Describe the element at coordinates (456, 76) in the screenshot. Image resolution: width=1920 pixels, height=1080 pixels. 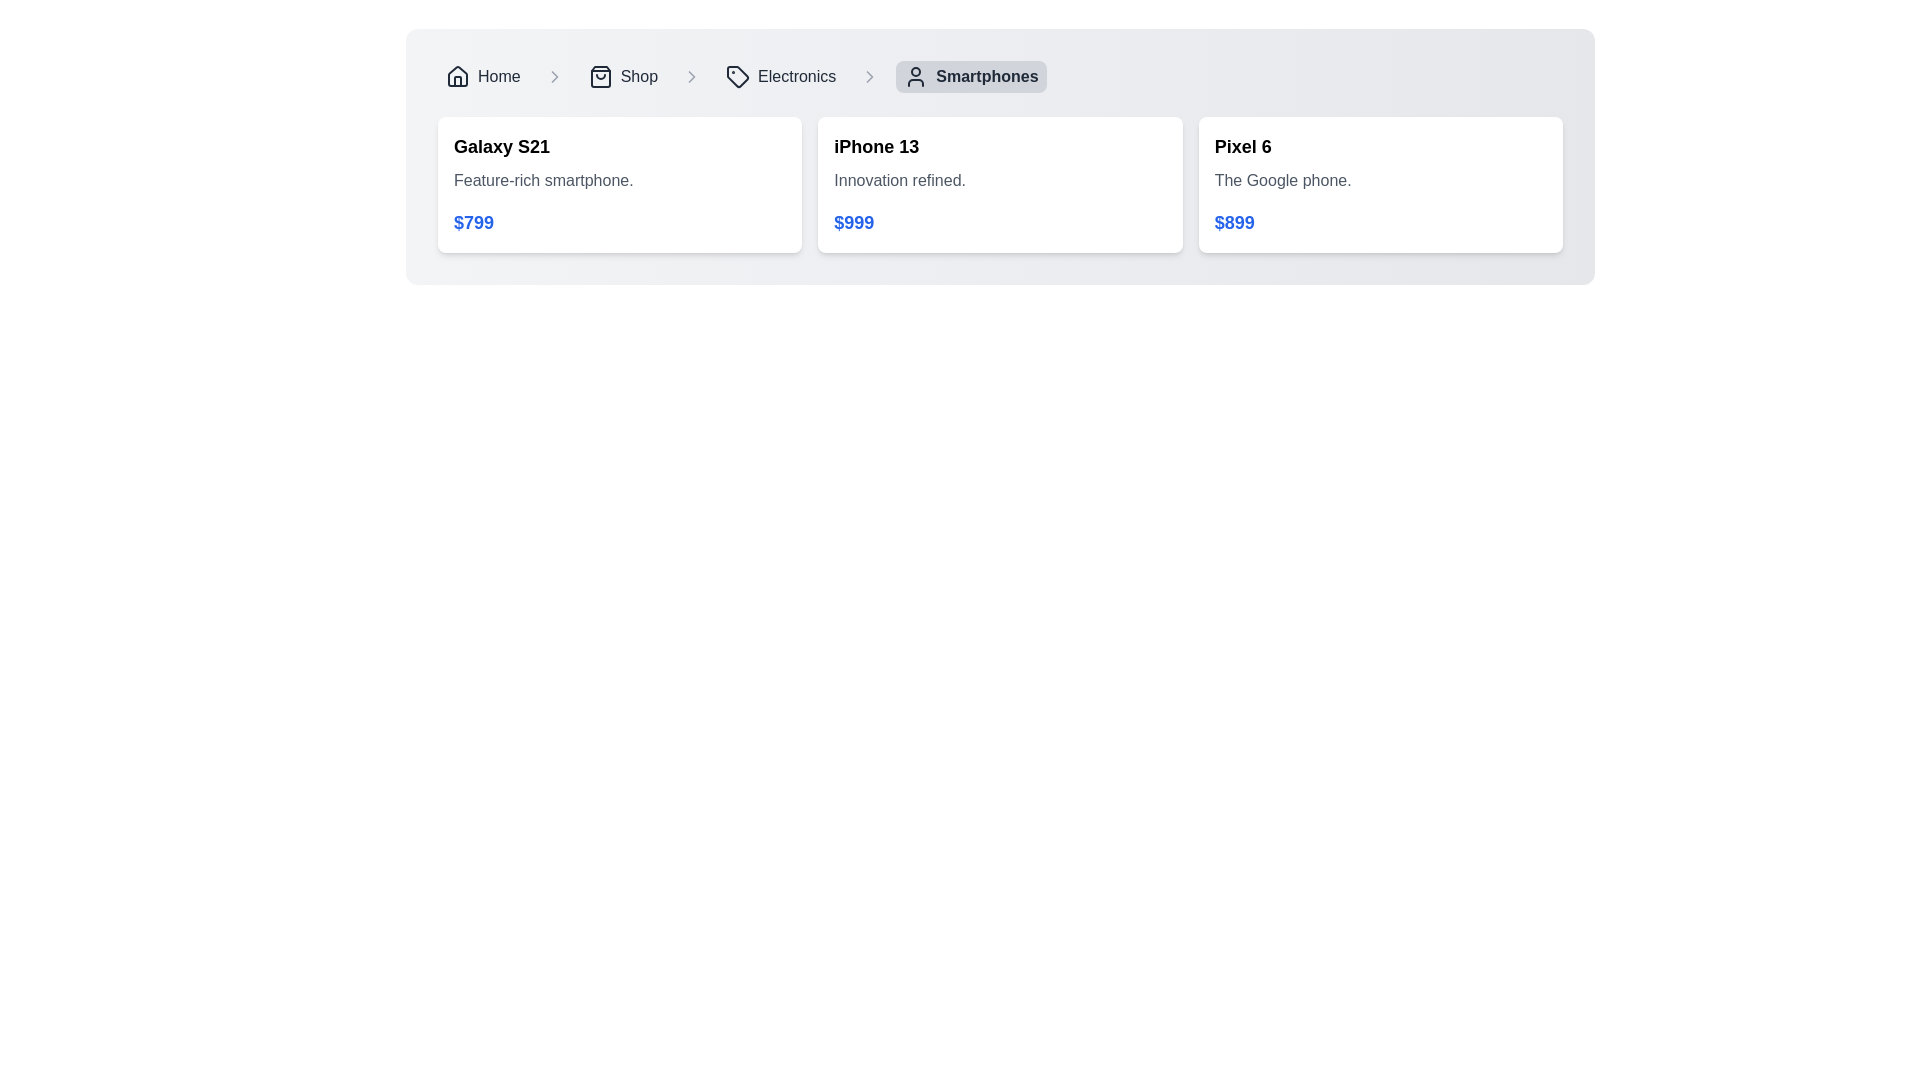
I see `the house icon located at the leftmost position in the navigation breadcrumb bar, which is styled in line-art format and precedes the text 'Home'` at that location.